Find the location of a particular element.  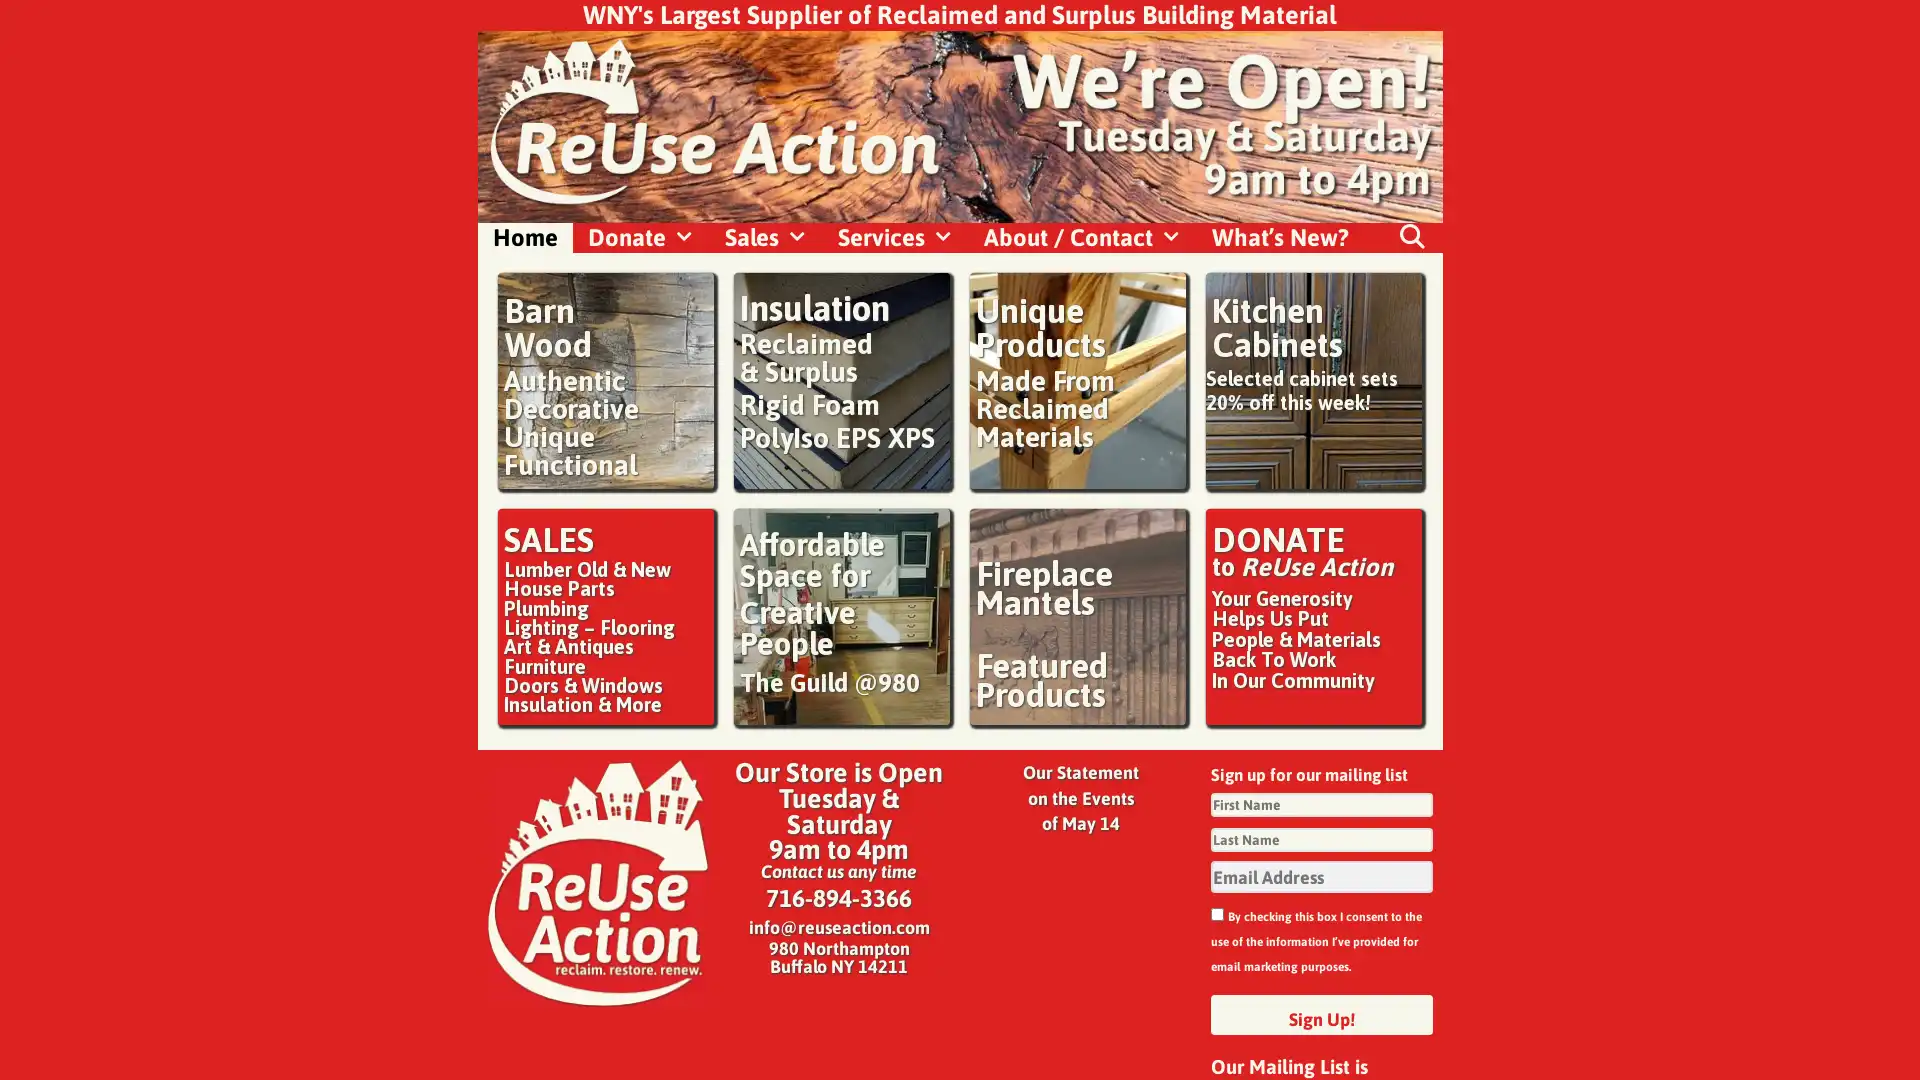

Sign Up! is located at coordinates (1321, 1014).